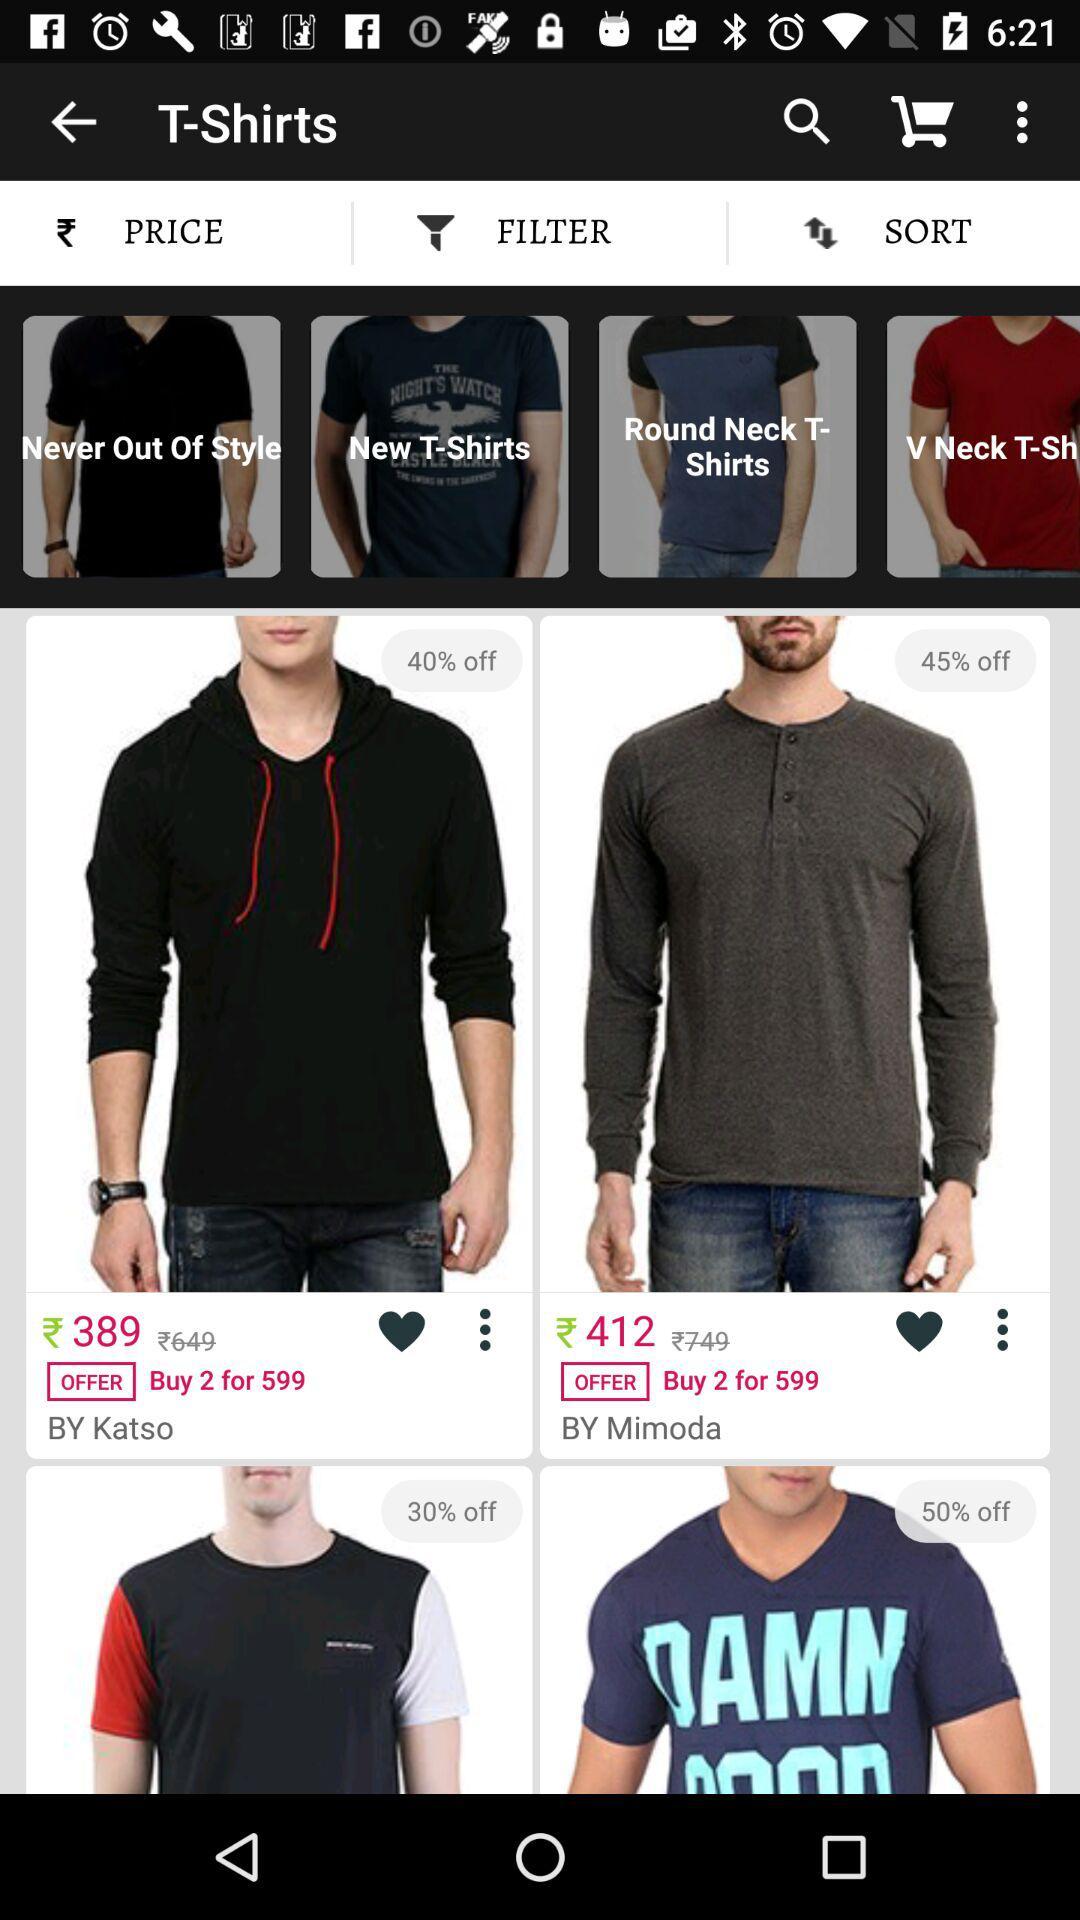  Describe the element at coordinates (1010, 1329) in the screenshot. I see `menu for further item options` at that location.